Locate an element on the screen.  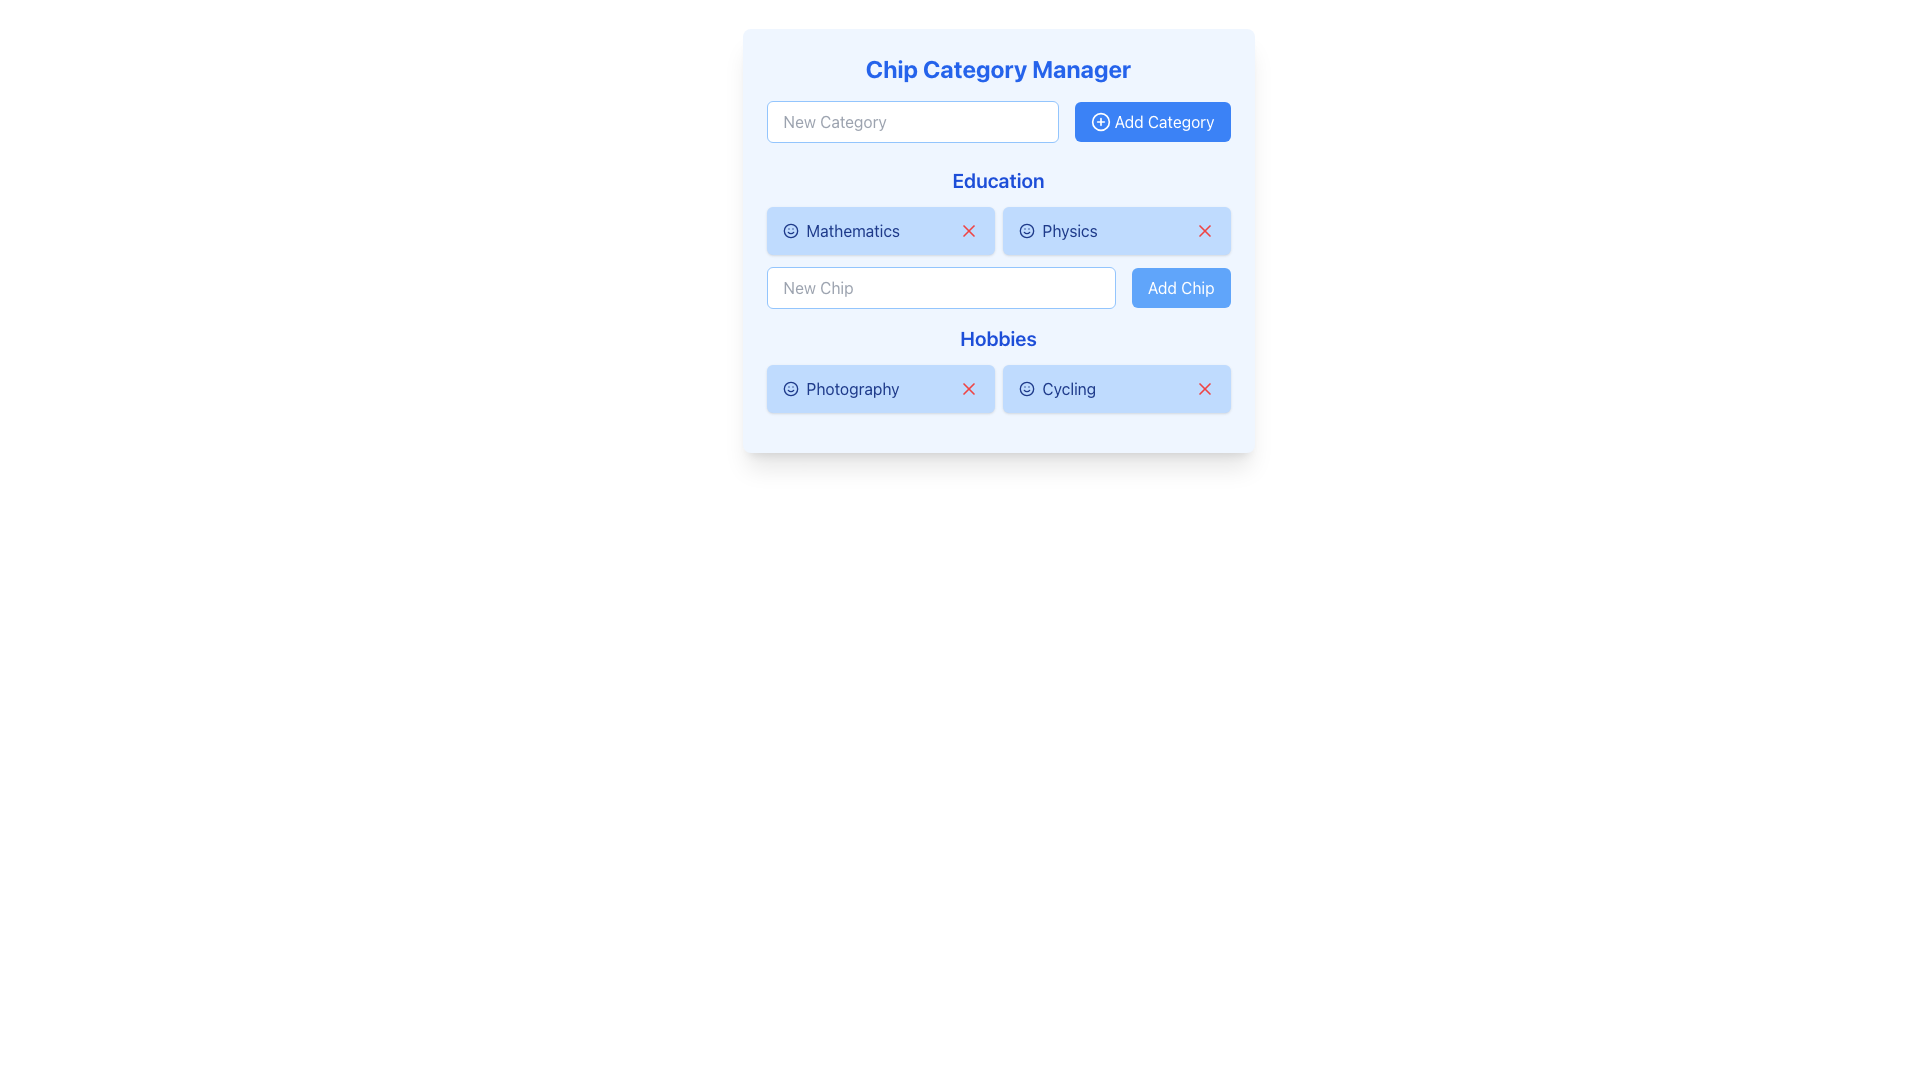
the red 'X' icon button is located at coordinates (968, 389).